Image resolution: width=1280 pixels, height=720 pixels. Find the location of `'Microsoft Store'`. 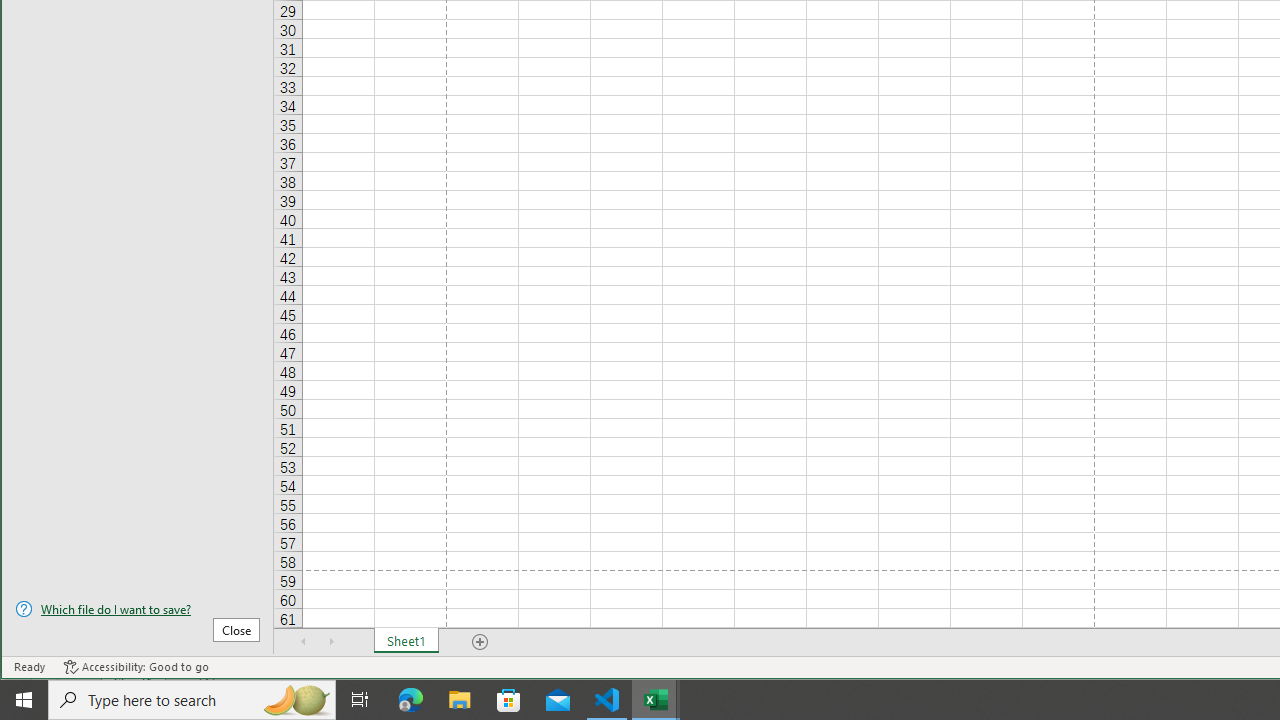

'Microsoft Store' is located at coordinates (509, 698).